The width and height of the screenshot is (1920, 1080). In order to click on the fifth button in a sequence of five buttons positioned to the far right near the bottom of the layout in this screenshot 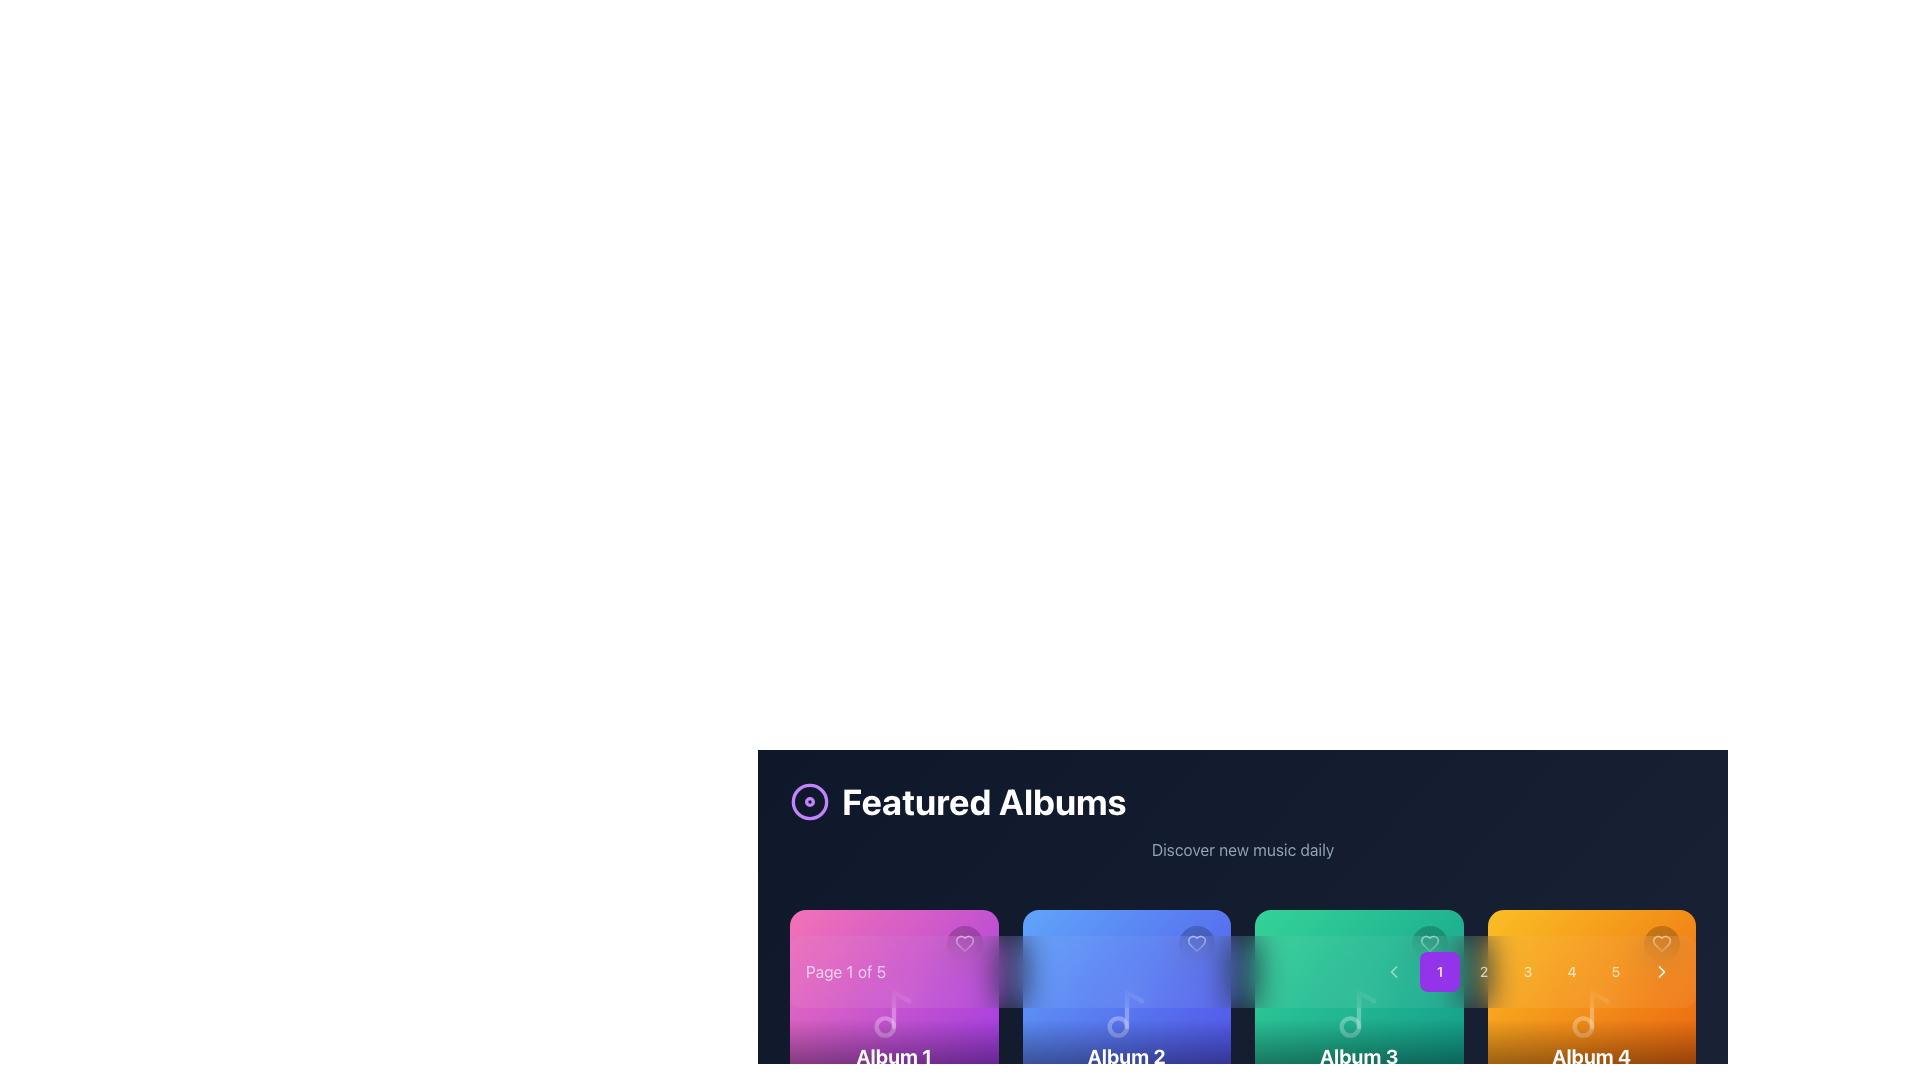, I will do `click(1616, 971)`.